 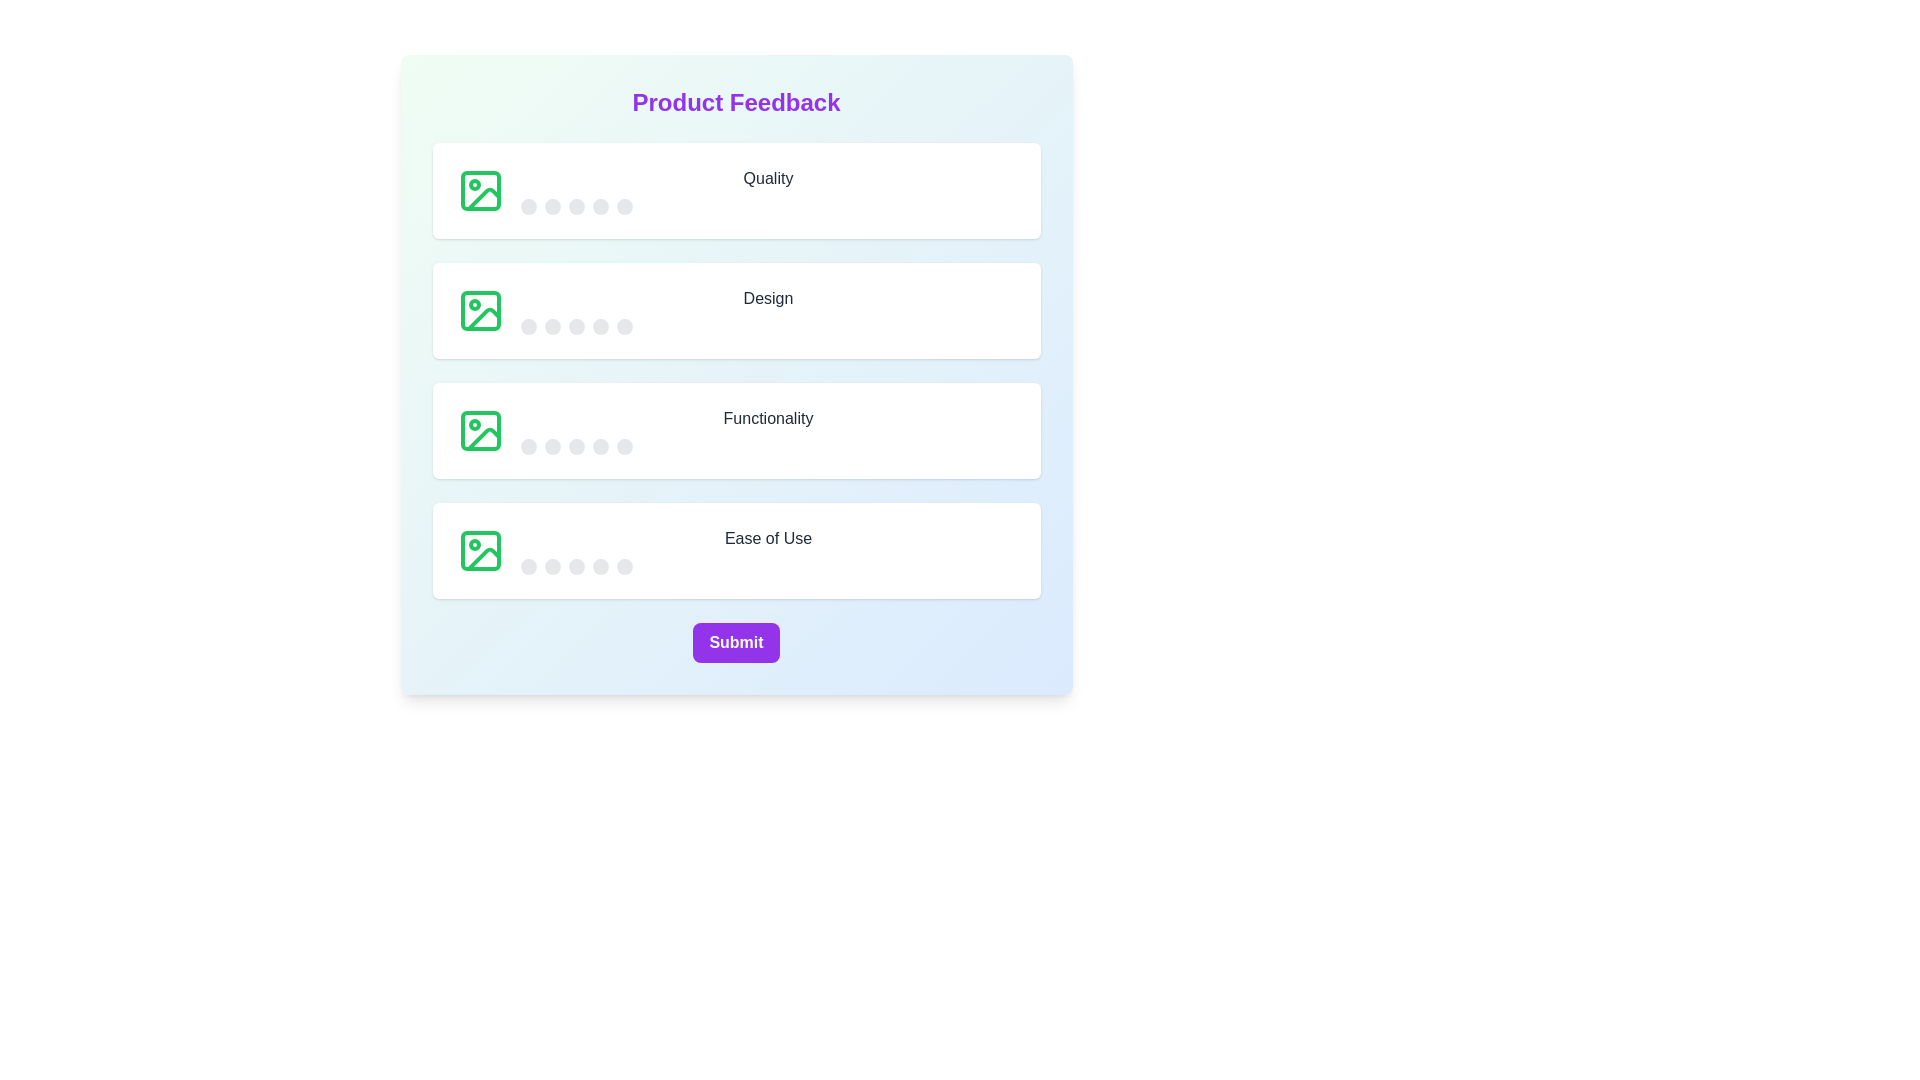 What do you see at coordinates (599, 567) in the screenshot?
I see `the star corresponding to 4 stars for the 'Ease of Use' category` at bounding box center [599, 567].